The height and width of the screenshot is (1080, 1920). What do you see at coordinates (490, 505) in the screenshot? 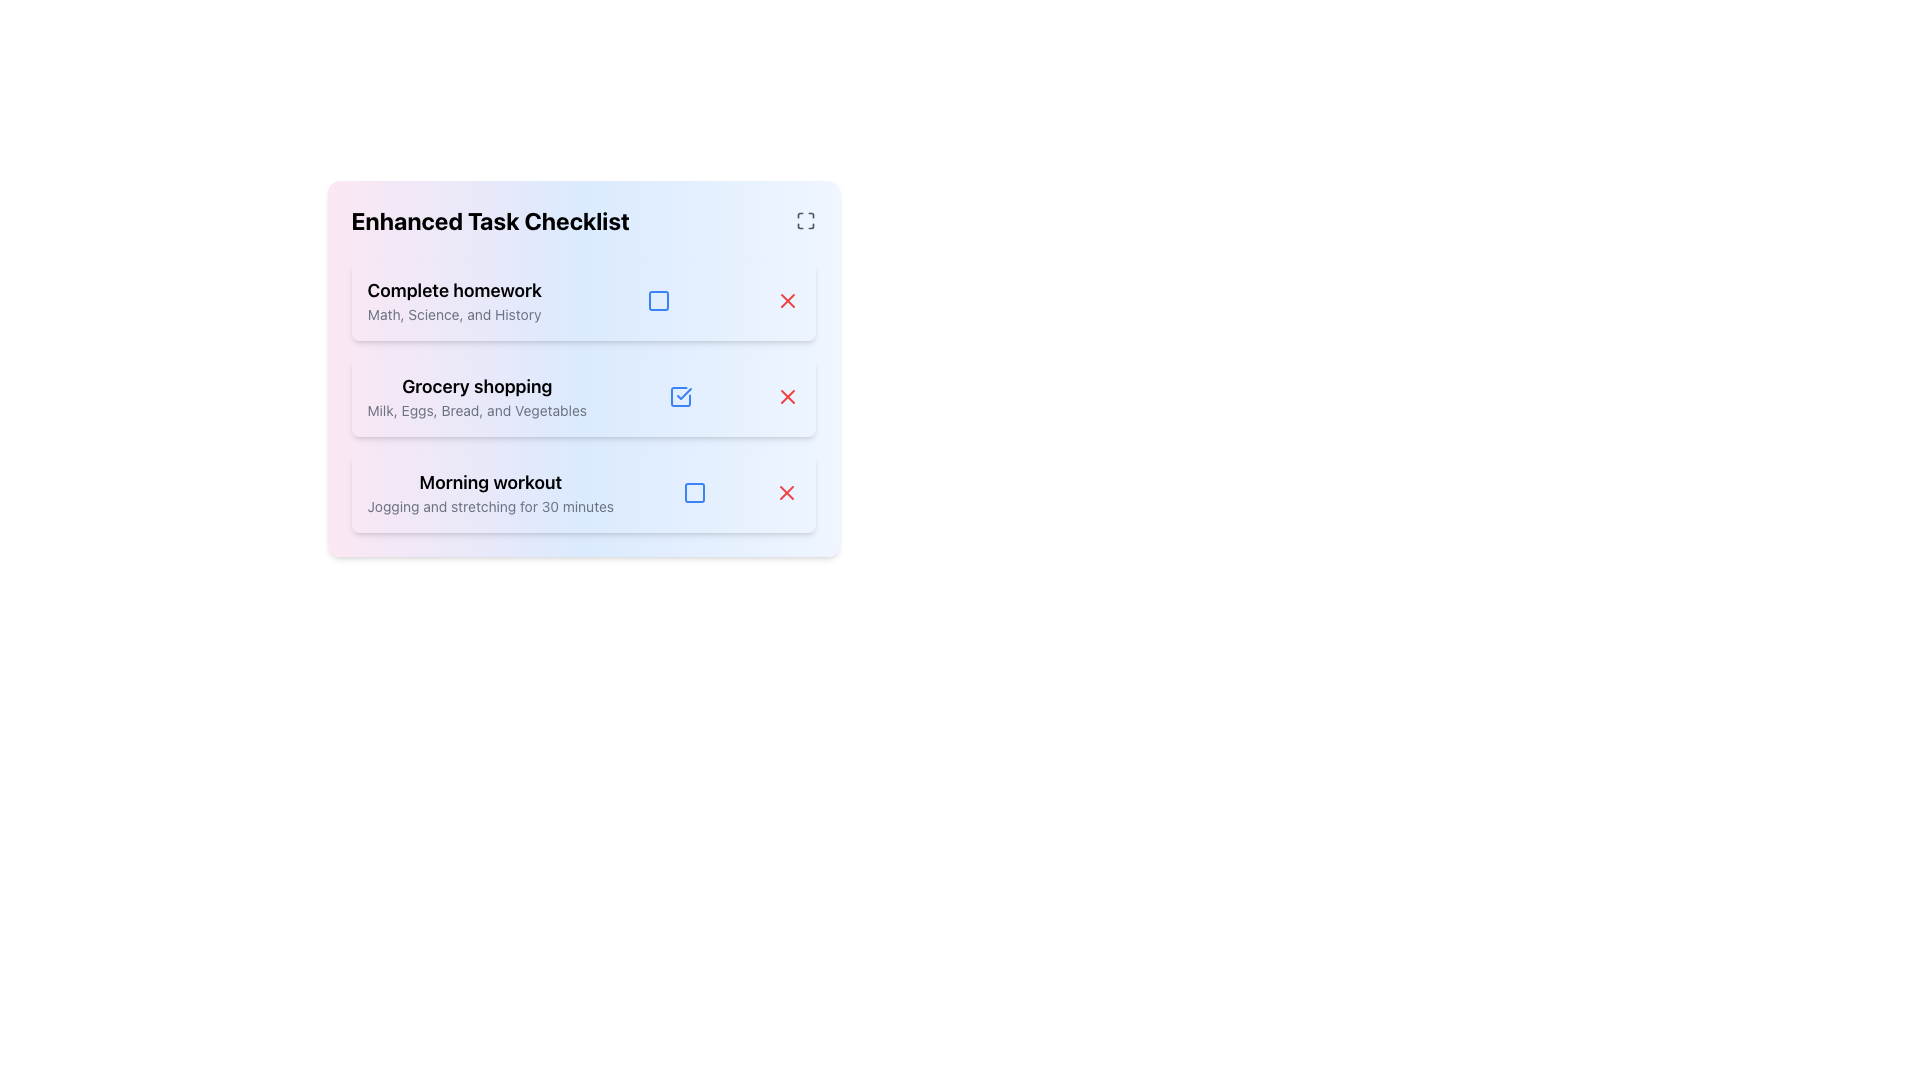
I see `the descriptive text element that reads 'Jogging and stretching for 30 minutes', styled in gray and smaller font, located below the 'Morning workout' title` at bounding box center [490, 505].